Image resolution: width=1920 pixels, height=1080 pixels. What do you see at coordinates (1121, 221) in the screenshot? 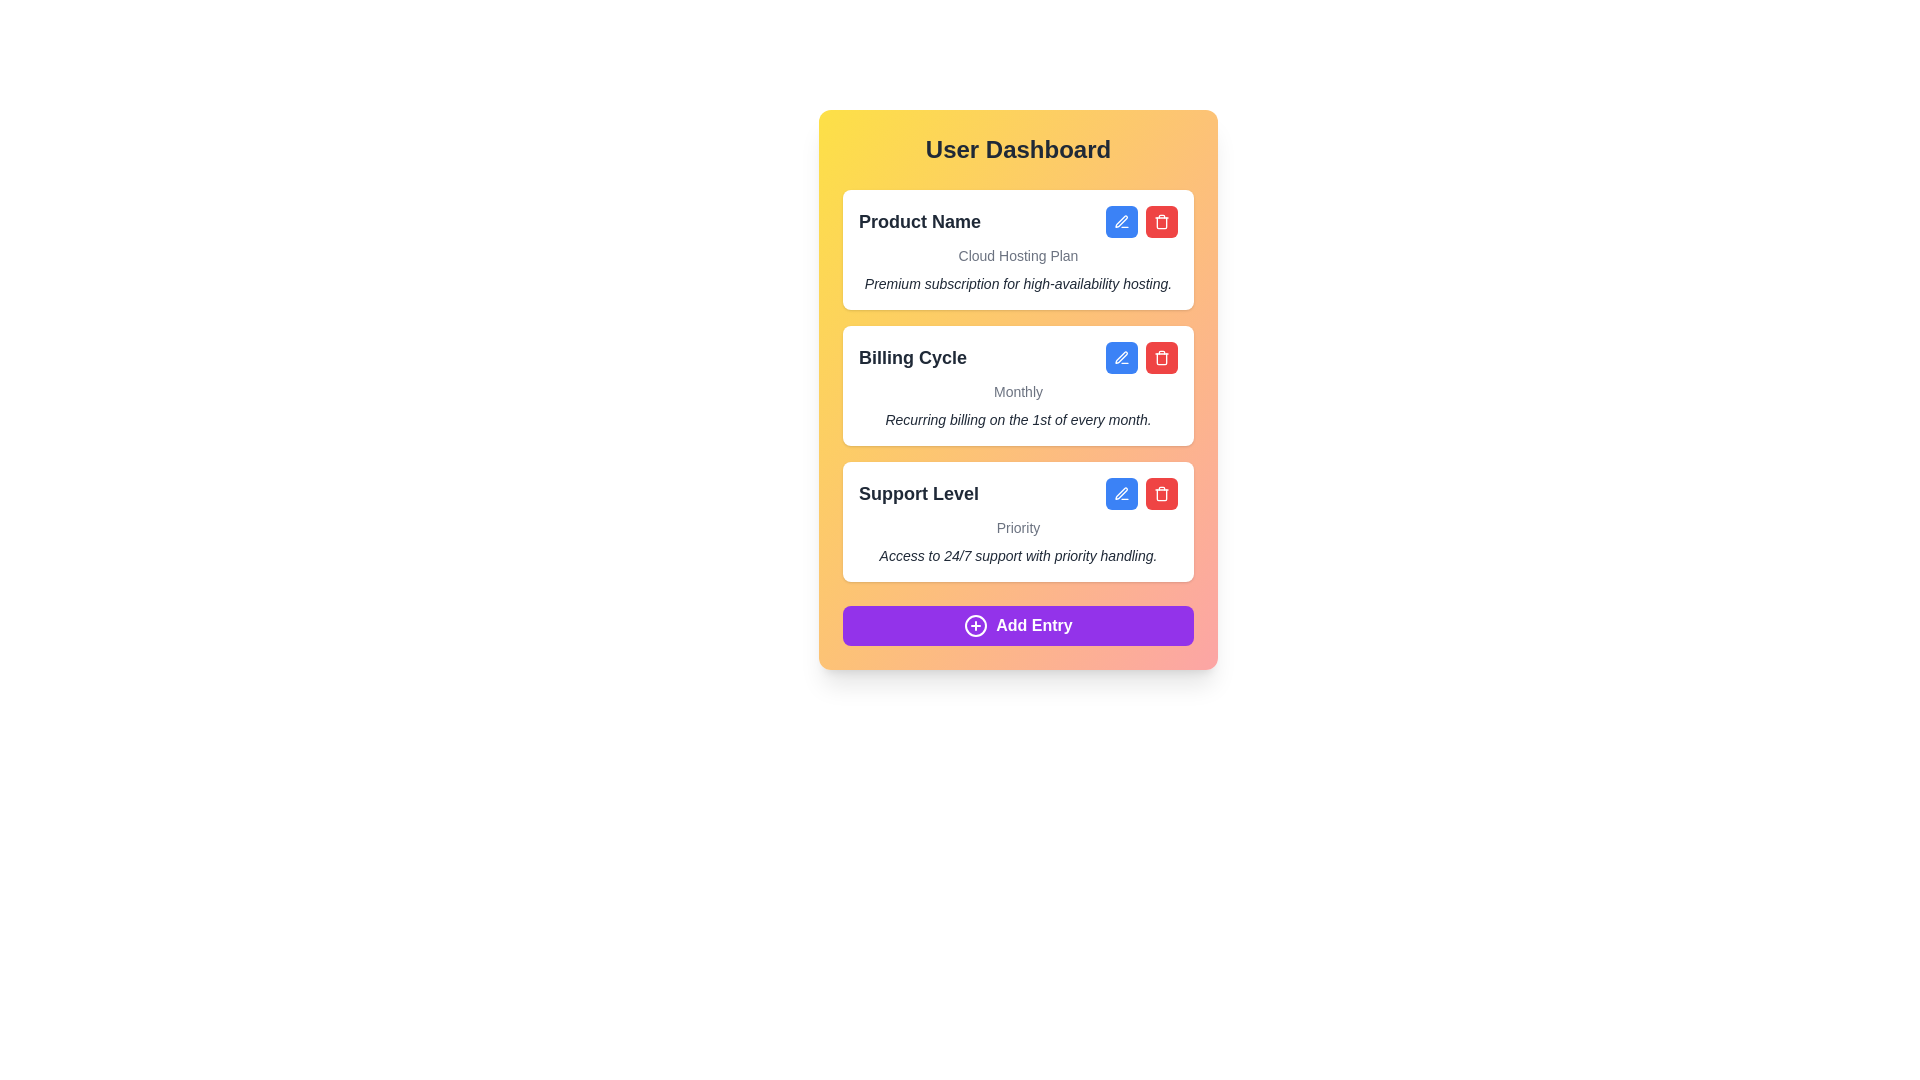
I see `the blue edit button located to the right of the 'Product Name' section header in the User Dashboard` at bounding box center [1121, 221].